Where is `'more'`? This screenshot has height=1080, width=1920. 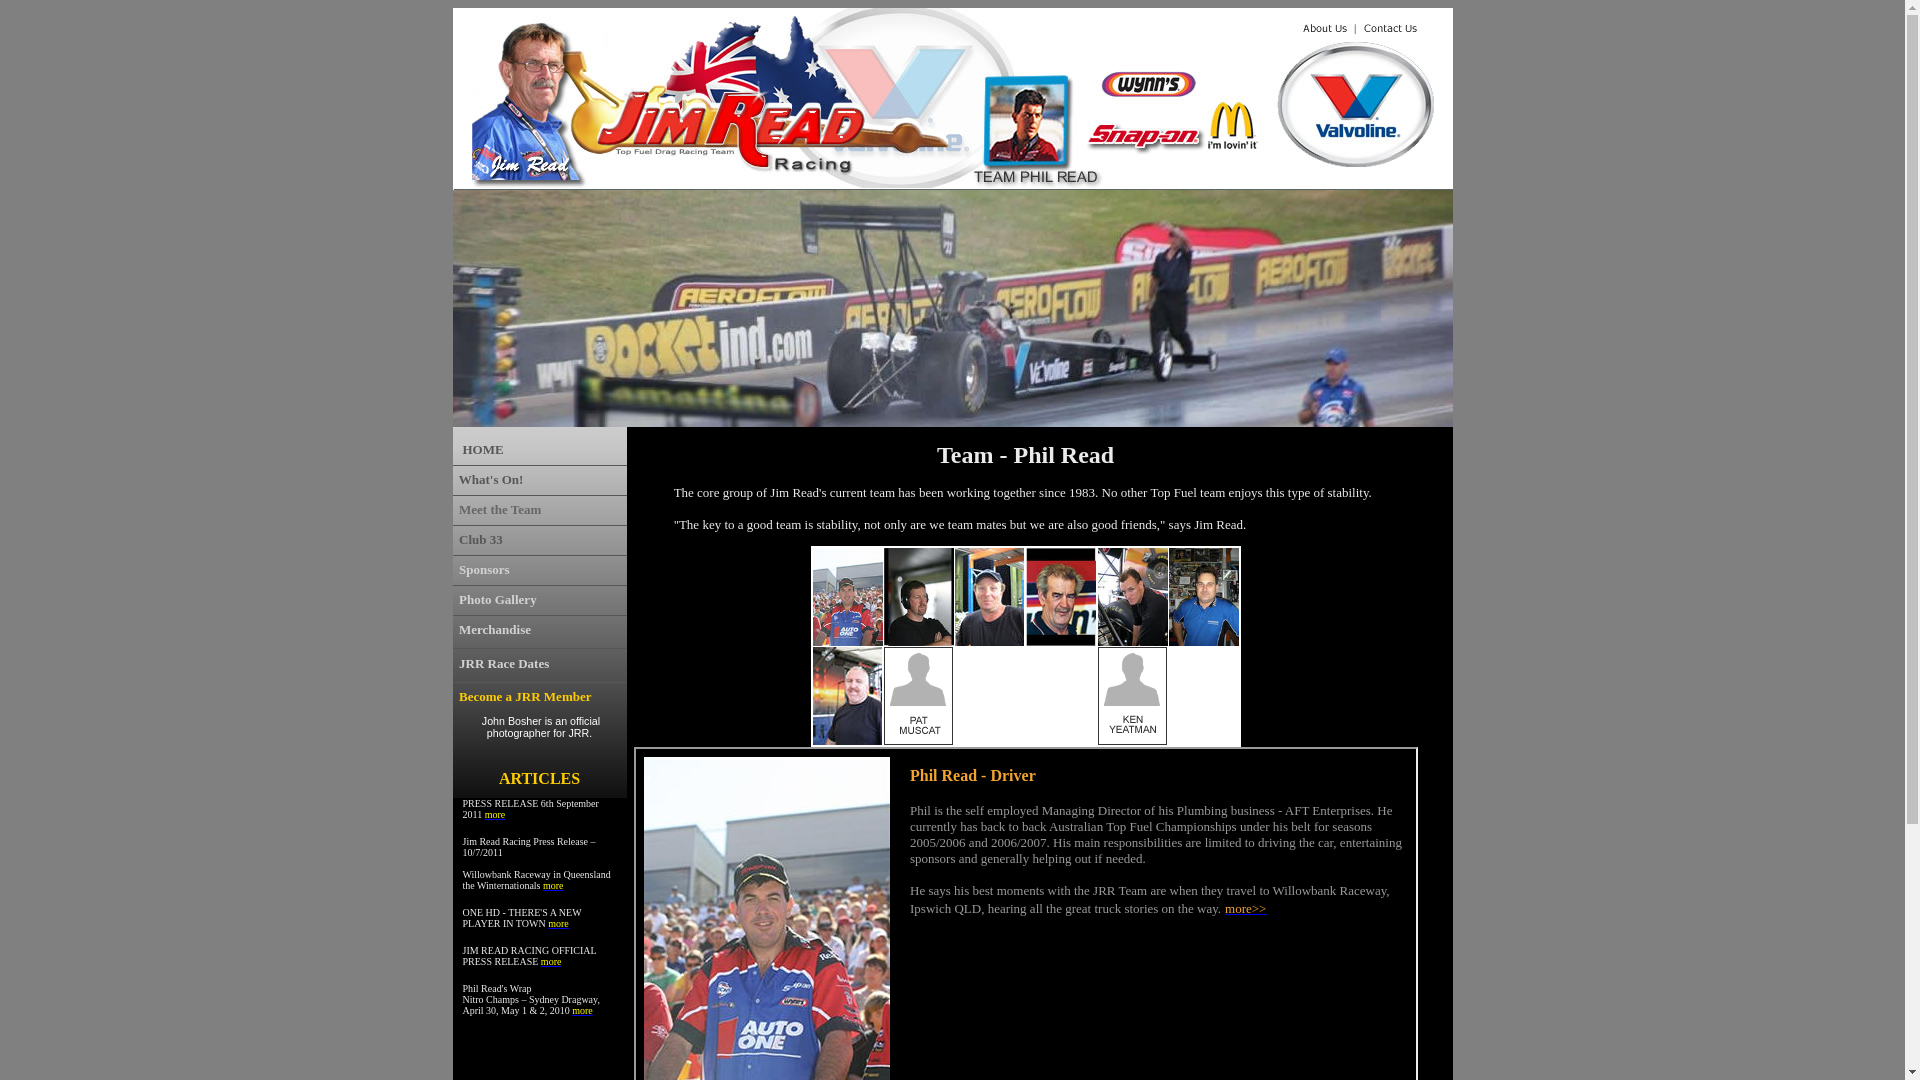 'more' is located at coordinates (558, 921).